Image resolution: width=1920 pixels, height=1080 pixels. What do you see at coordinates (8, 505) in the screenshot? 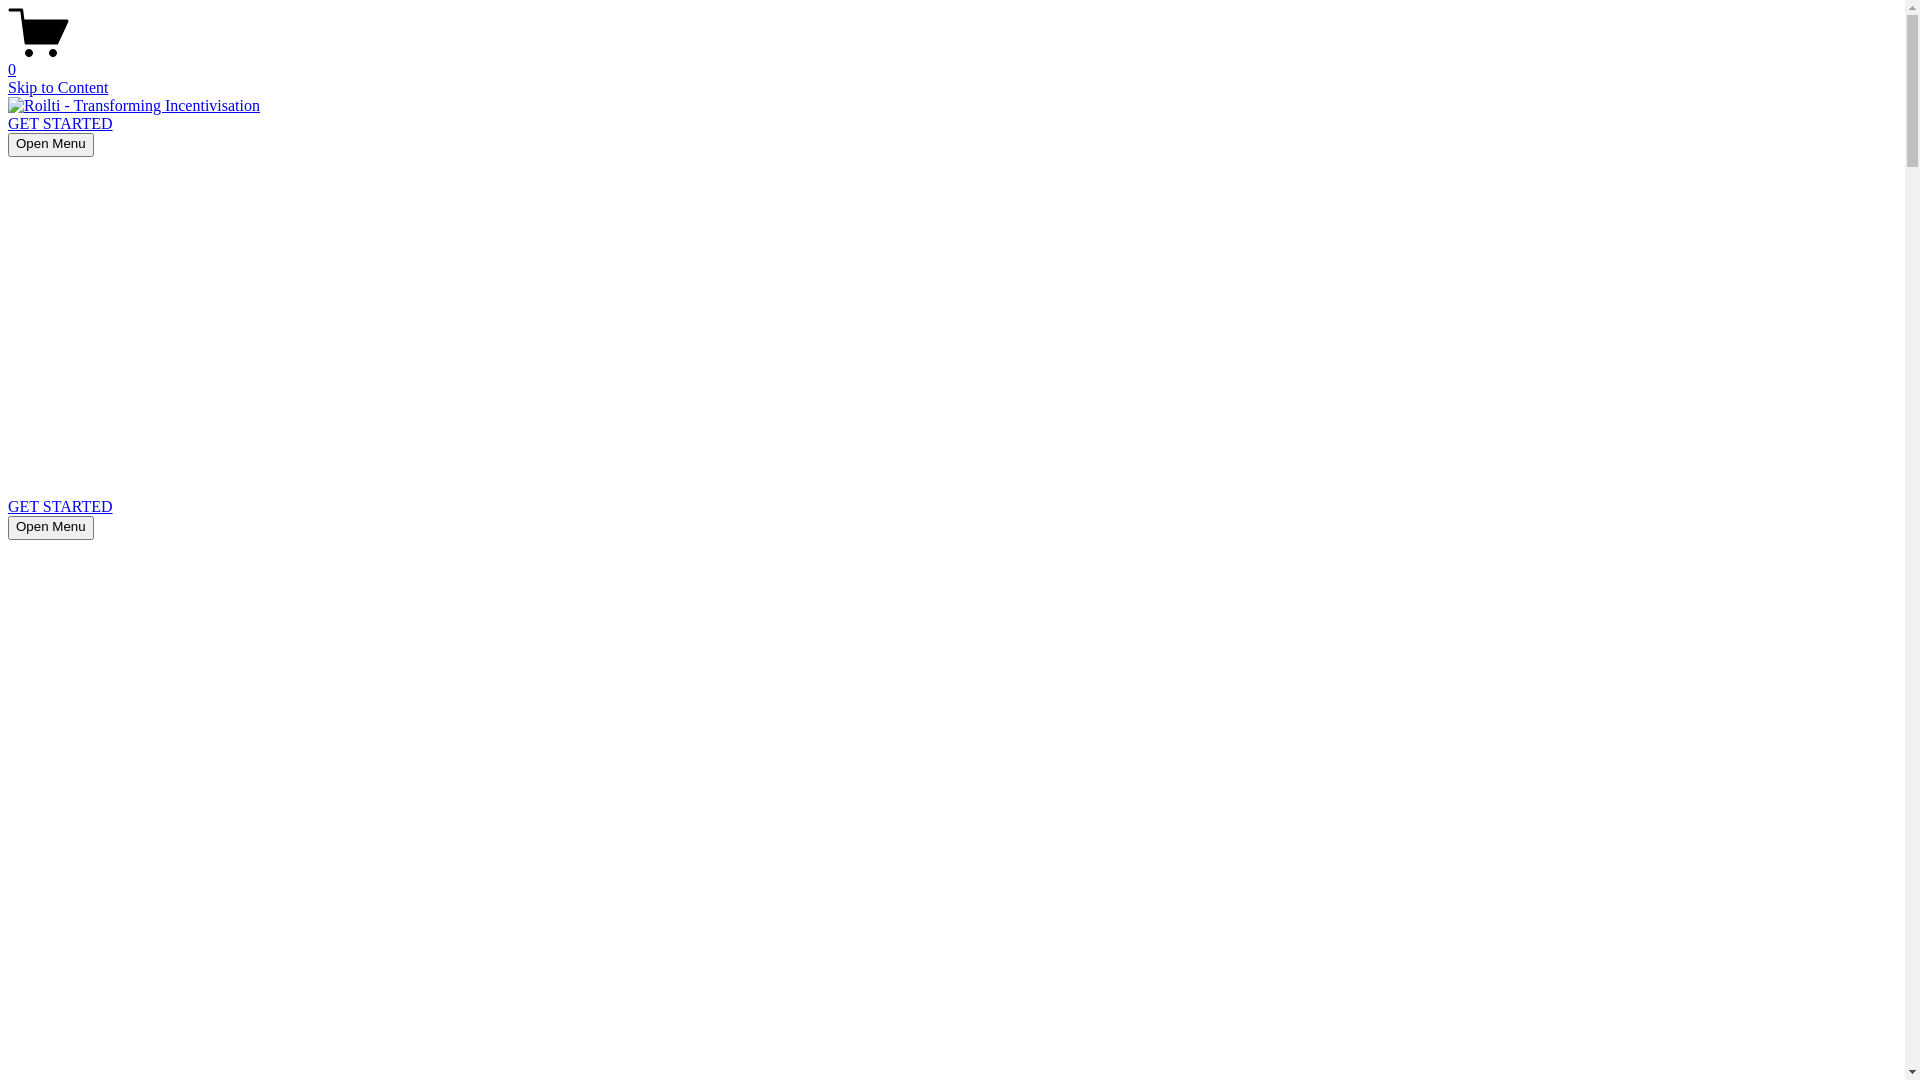
I see `'GET STARTED'` at bounding box center [8, 505].